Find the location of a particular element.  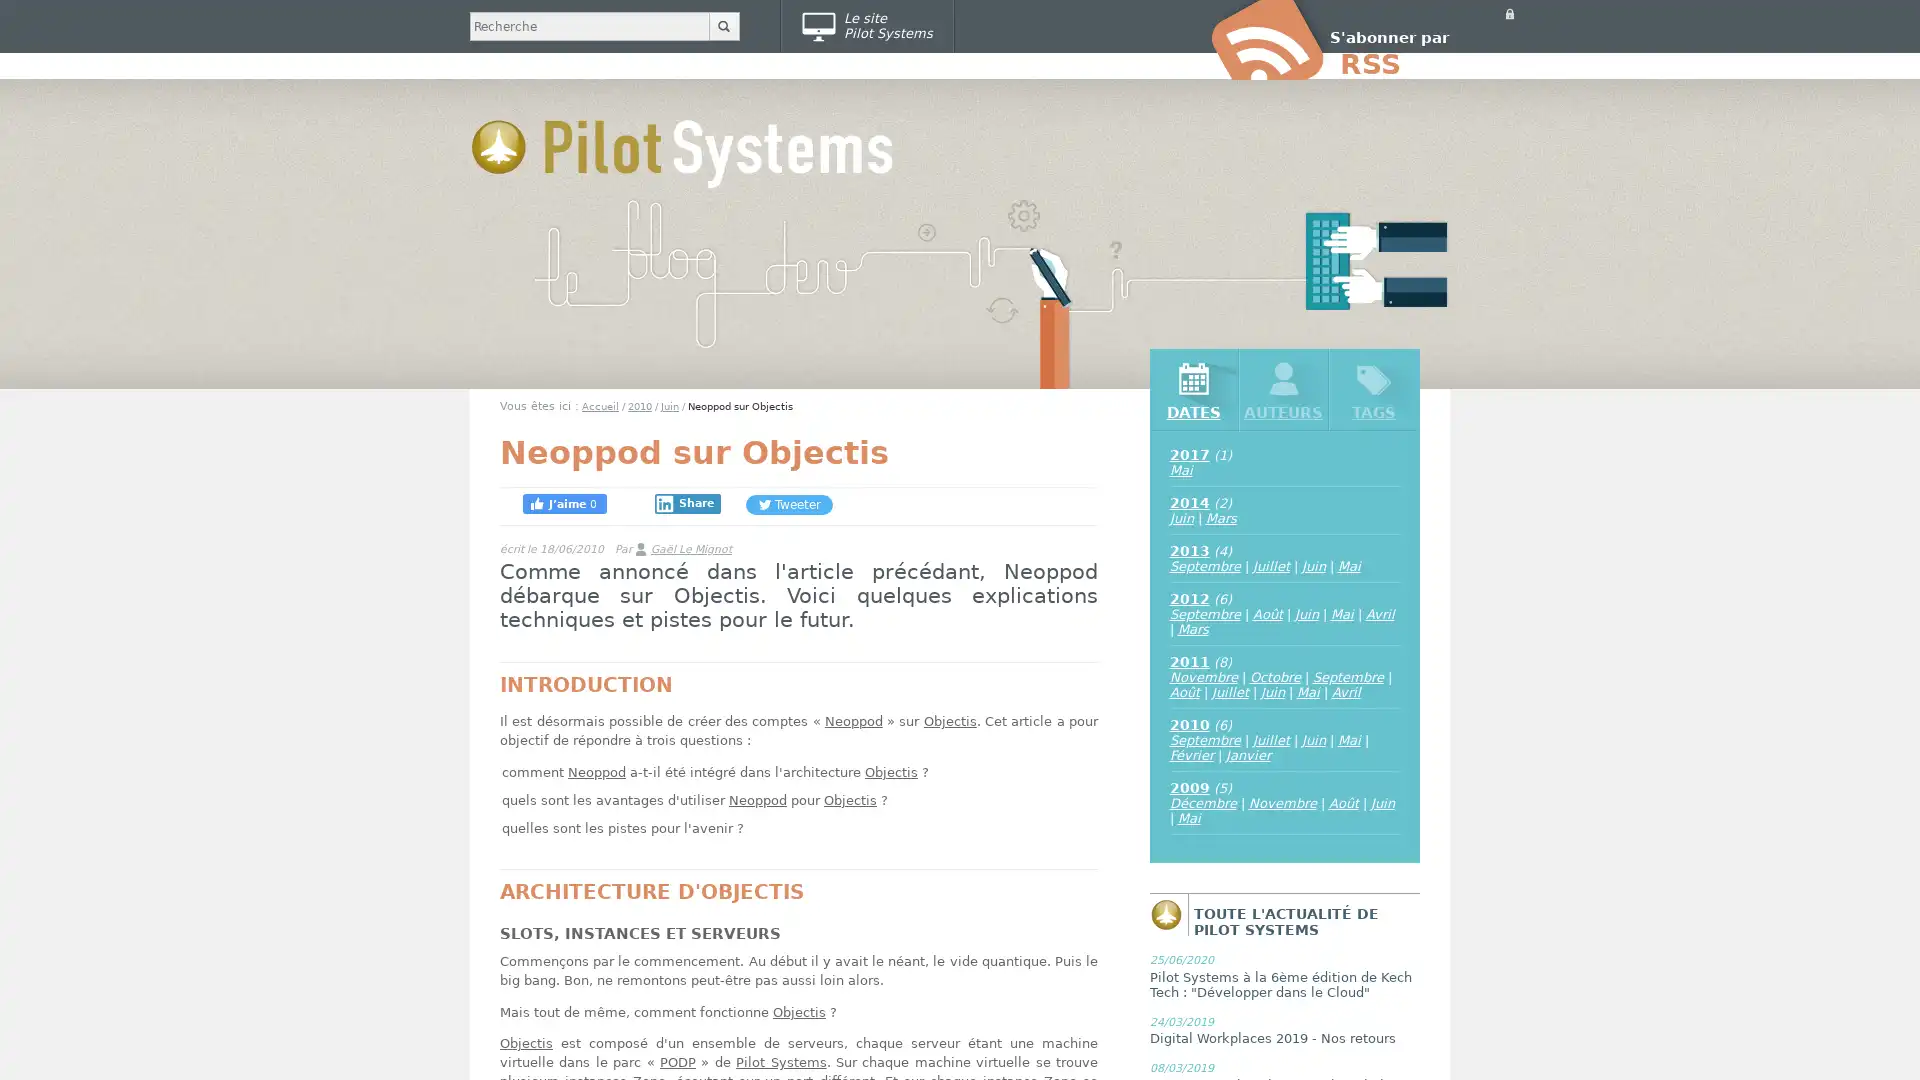

Share is located at coordinates (687, 503).